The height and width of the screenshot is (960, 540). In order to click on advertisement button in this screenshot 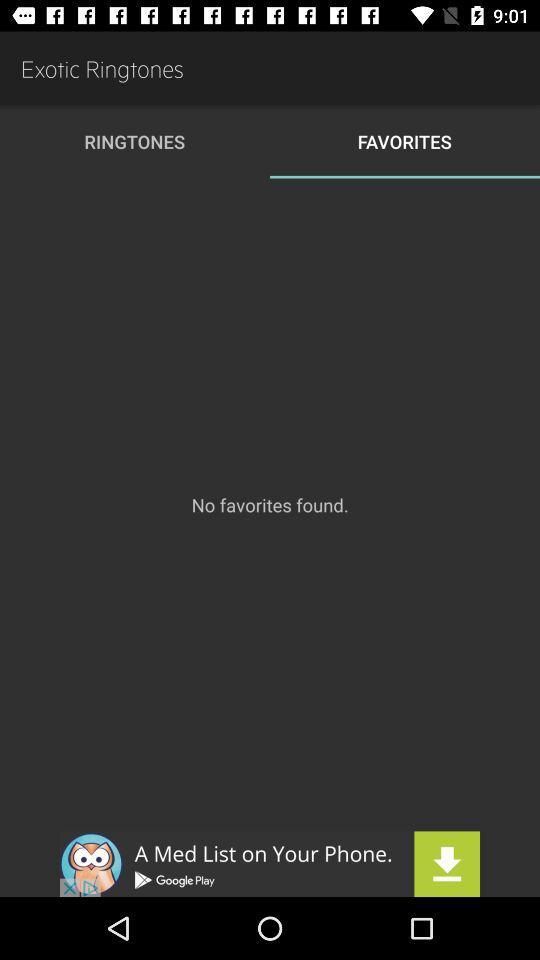, I will do `click(270, 863)`.